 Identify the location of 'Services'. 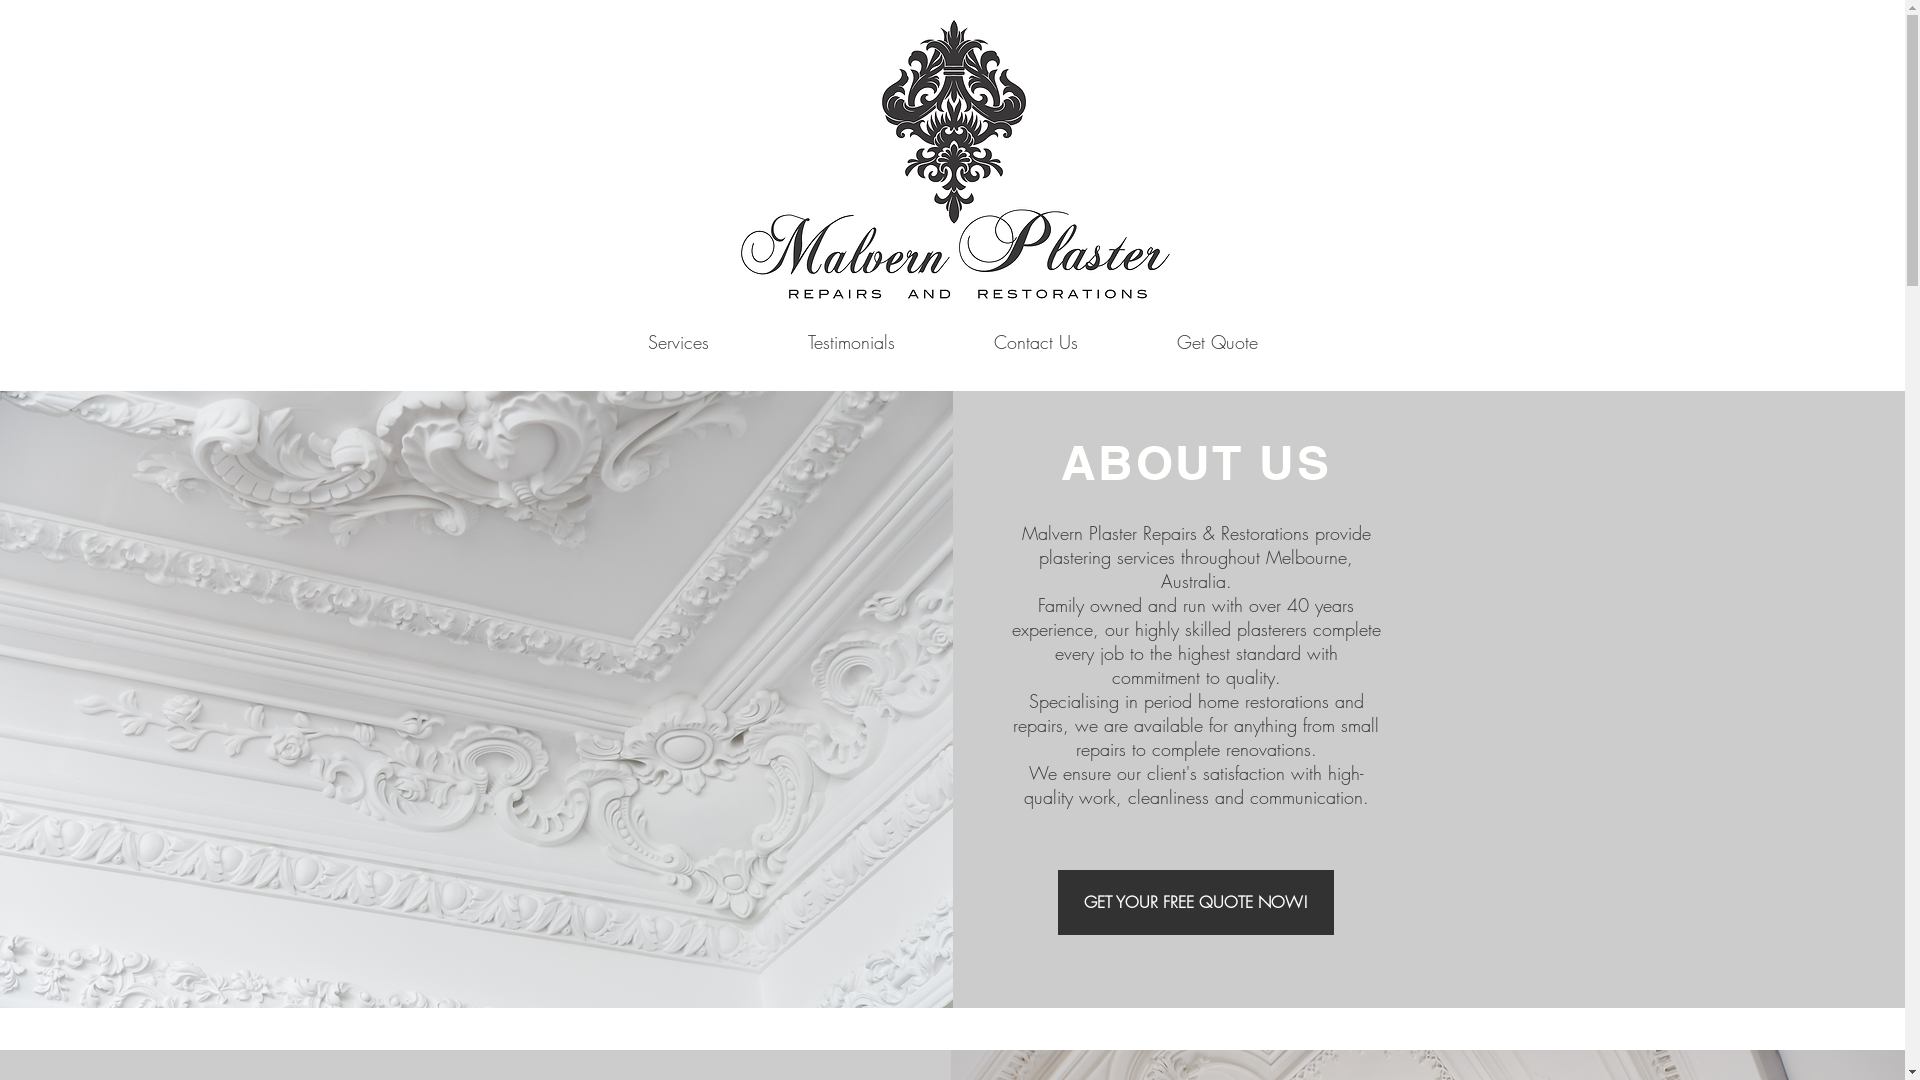
(677, 341).